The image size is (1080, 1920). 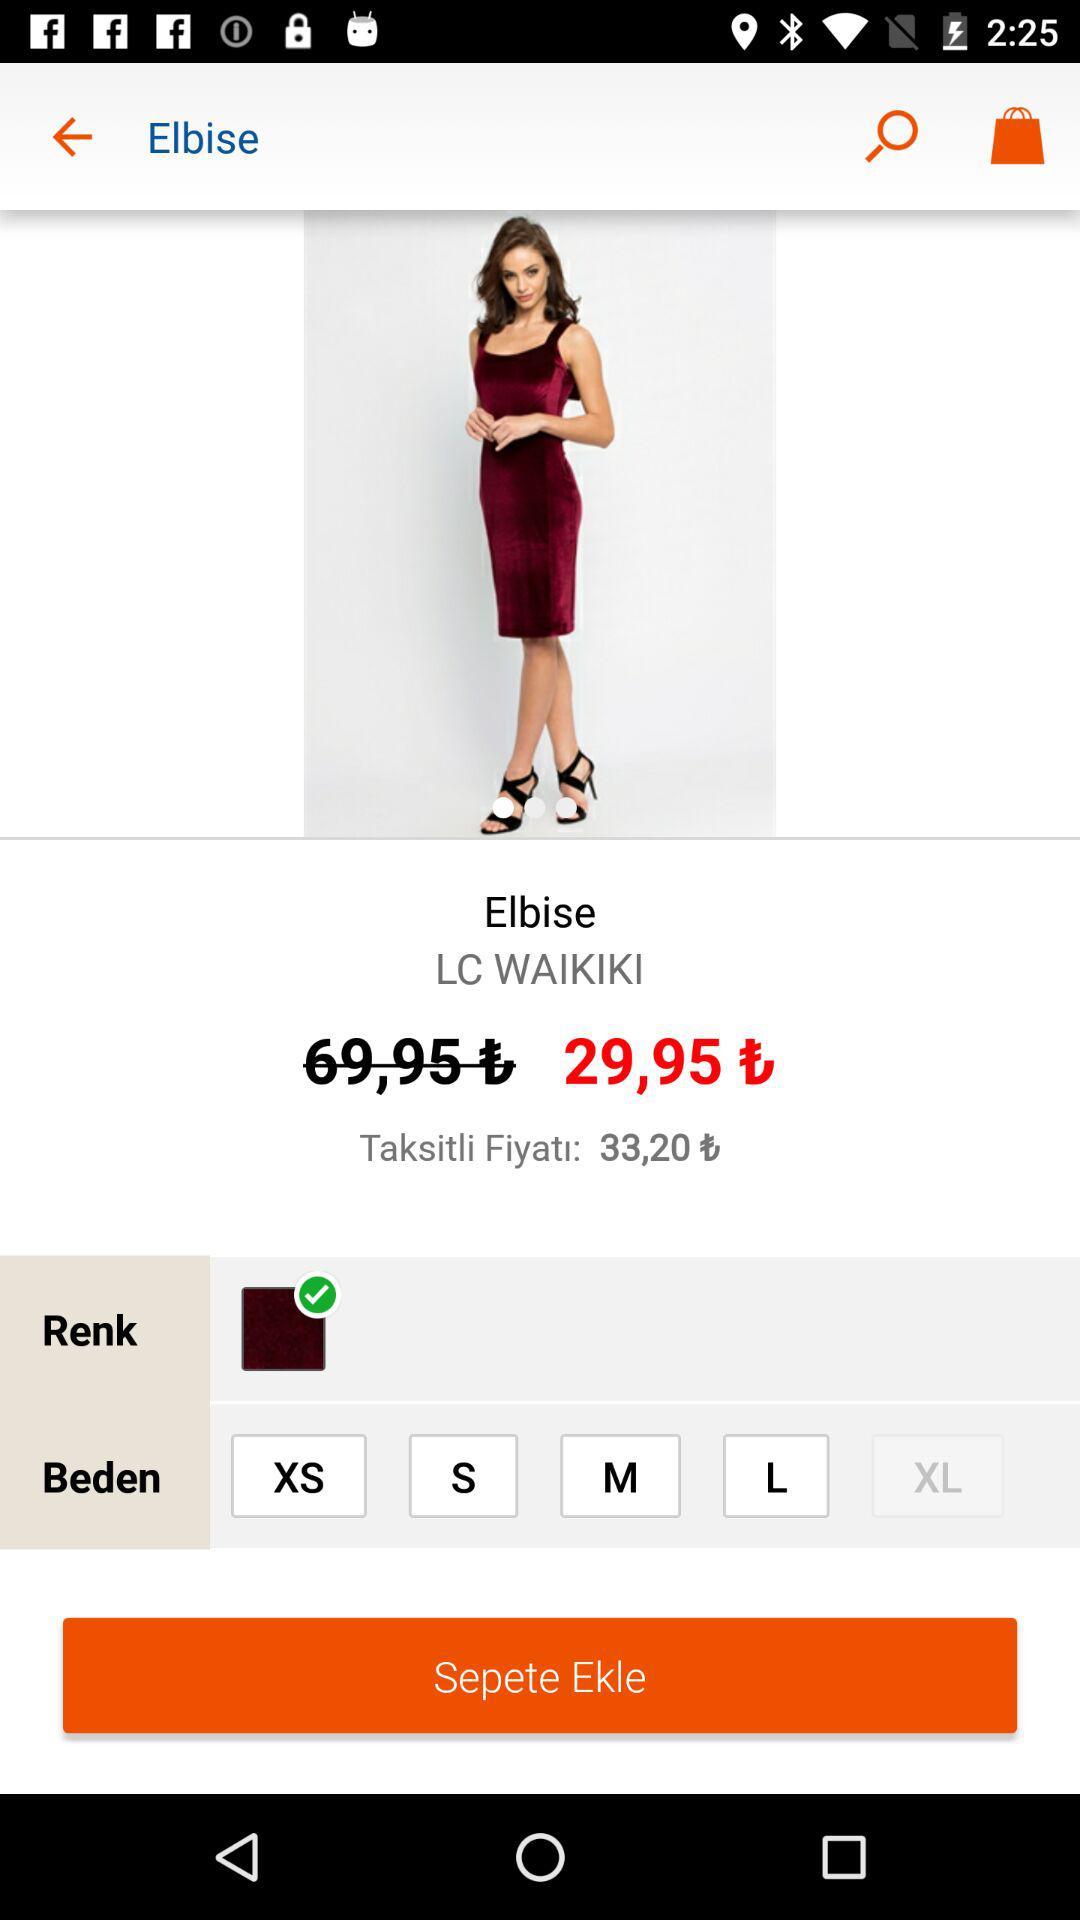 What do you see at coordinates (299, 1475) in the screenshot?
I see `xs` at bounding box center [299, 1475].